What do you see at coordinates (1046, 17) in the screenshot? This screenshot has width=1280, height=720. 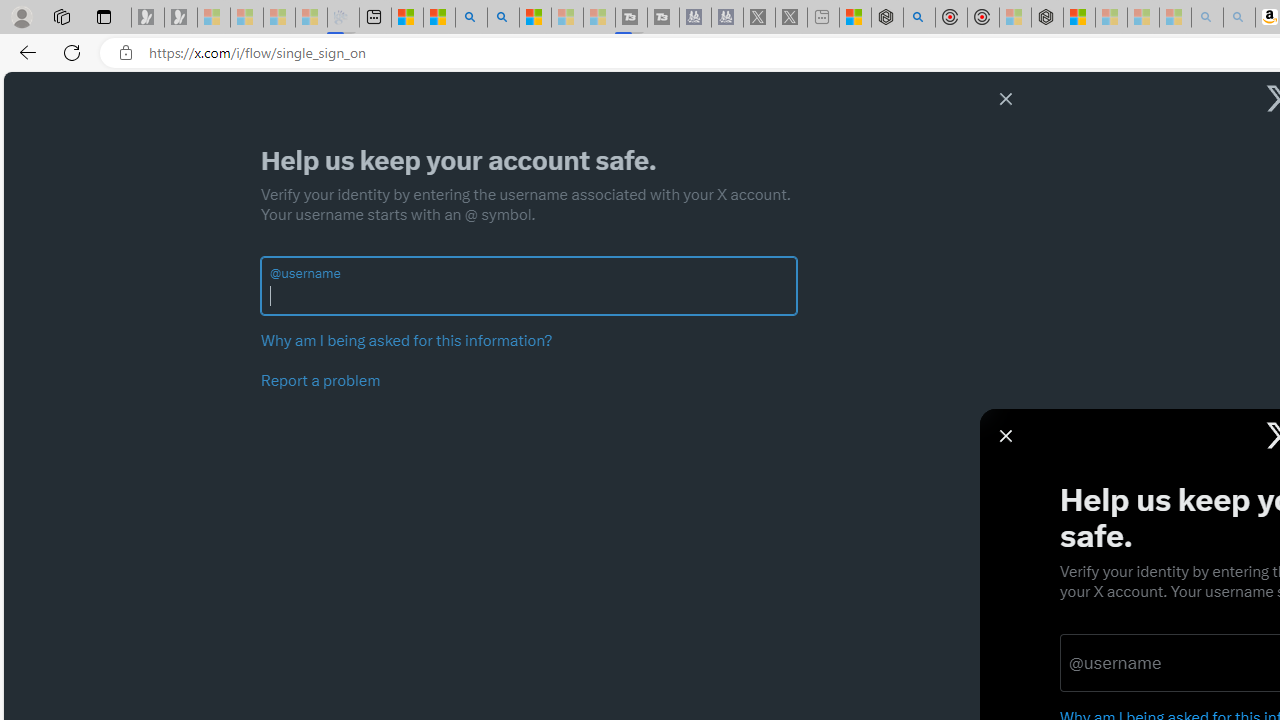 I see `'Nordace - Nordace Siena Is Not An Ordinary Backpack'` at bounding box center [1046, 17].